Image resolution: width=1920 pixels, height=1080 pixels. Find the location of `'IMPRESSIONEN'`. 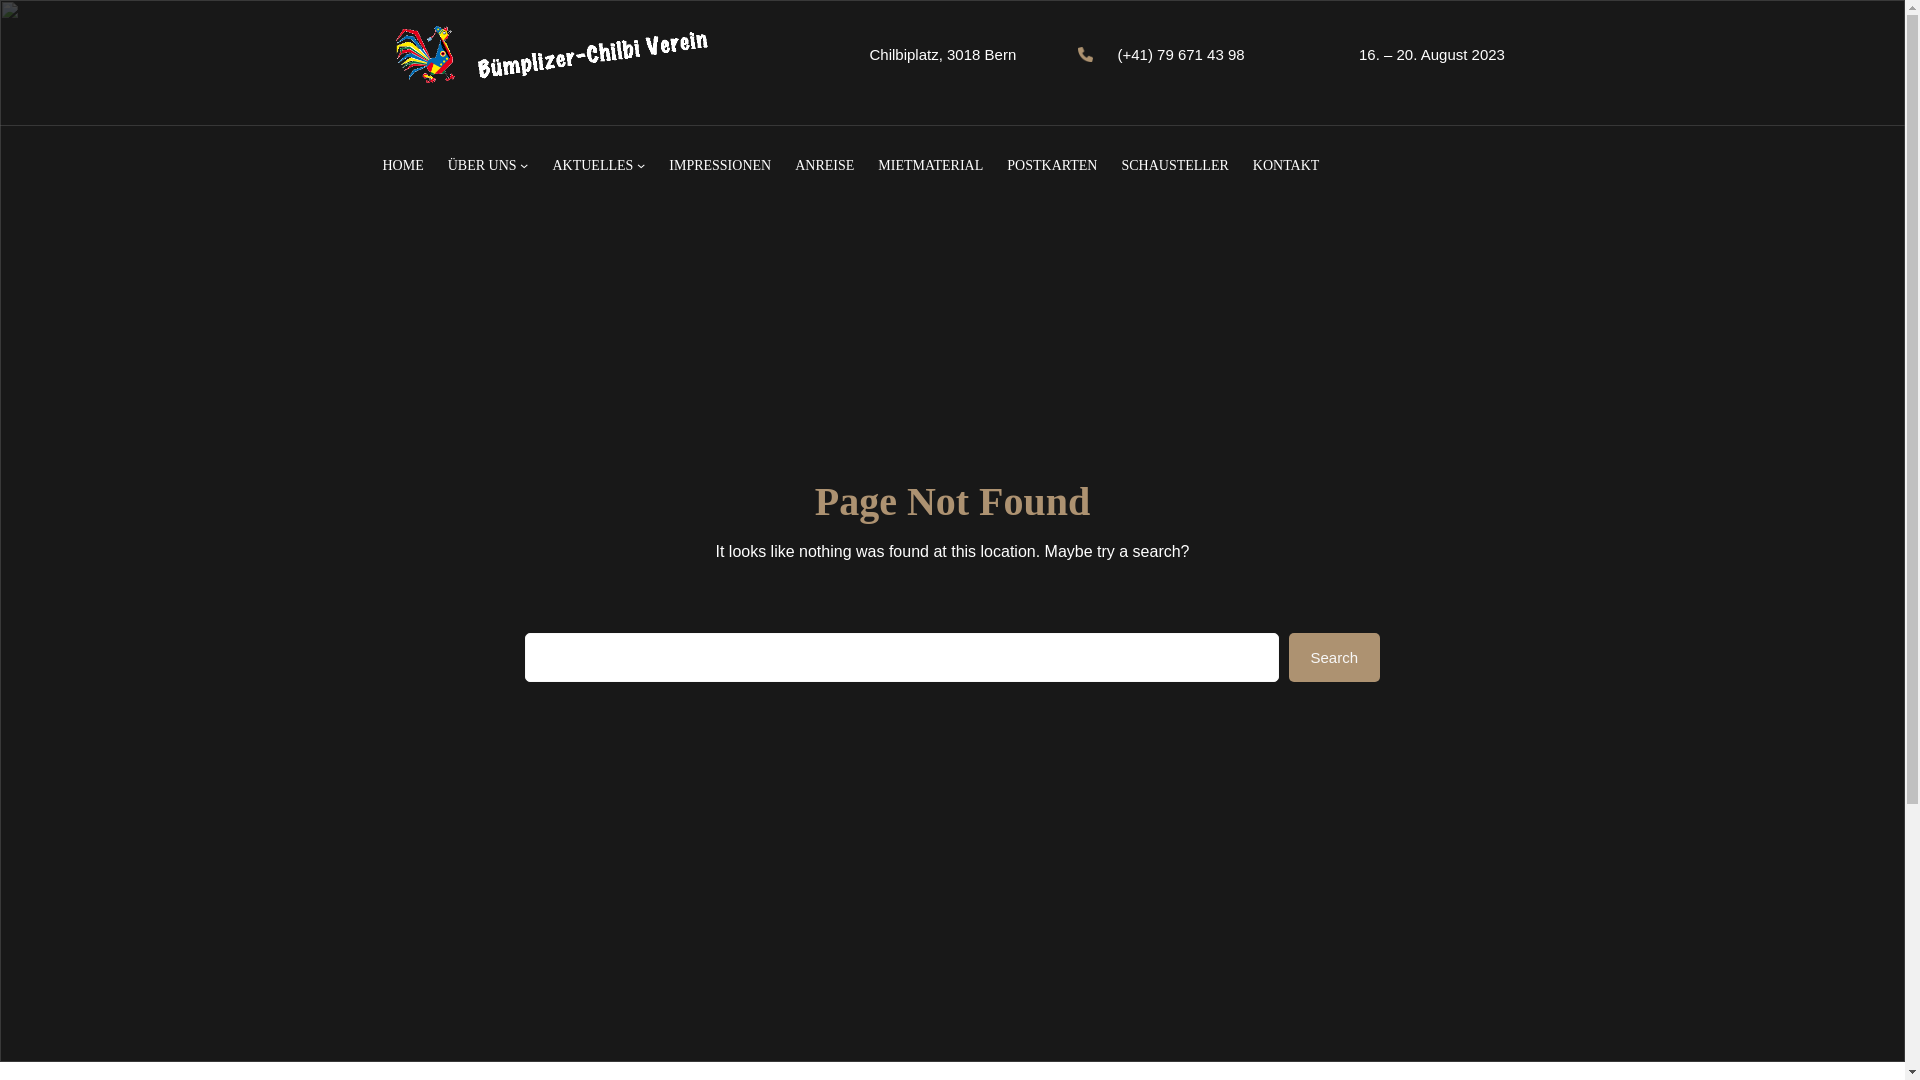

'IMPRESSIONEN' is located at coordinates (720, 164).